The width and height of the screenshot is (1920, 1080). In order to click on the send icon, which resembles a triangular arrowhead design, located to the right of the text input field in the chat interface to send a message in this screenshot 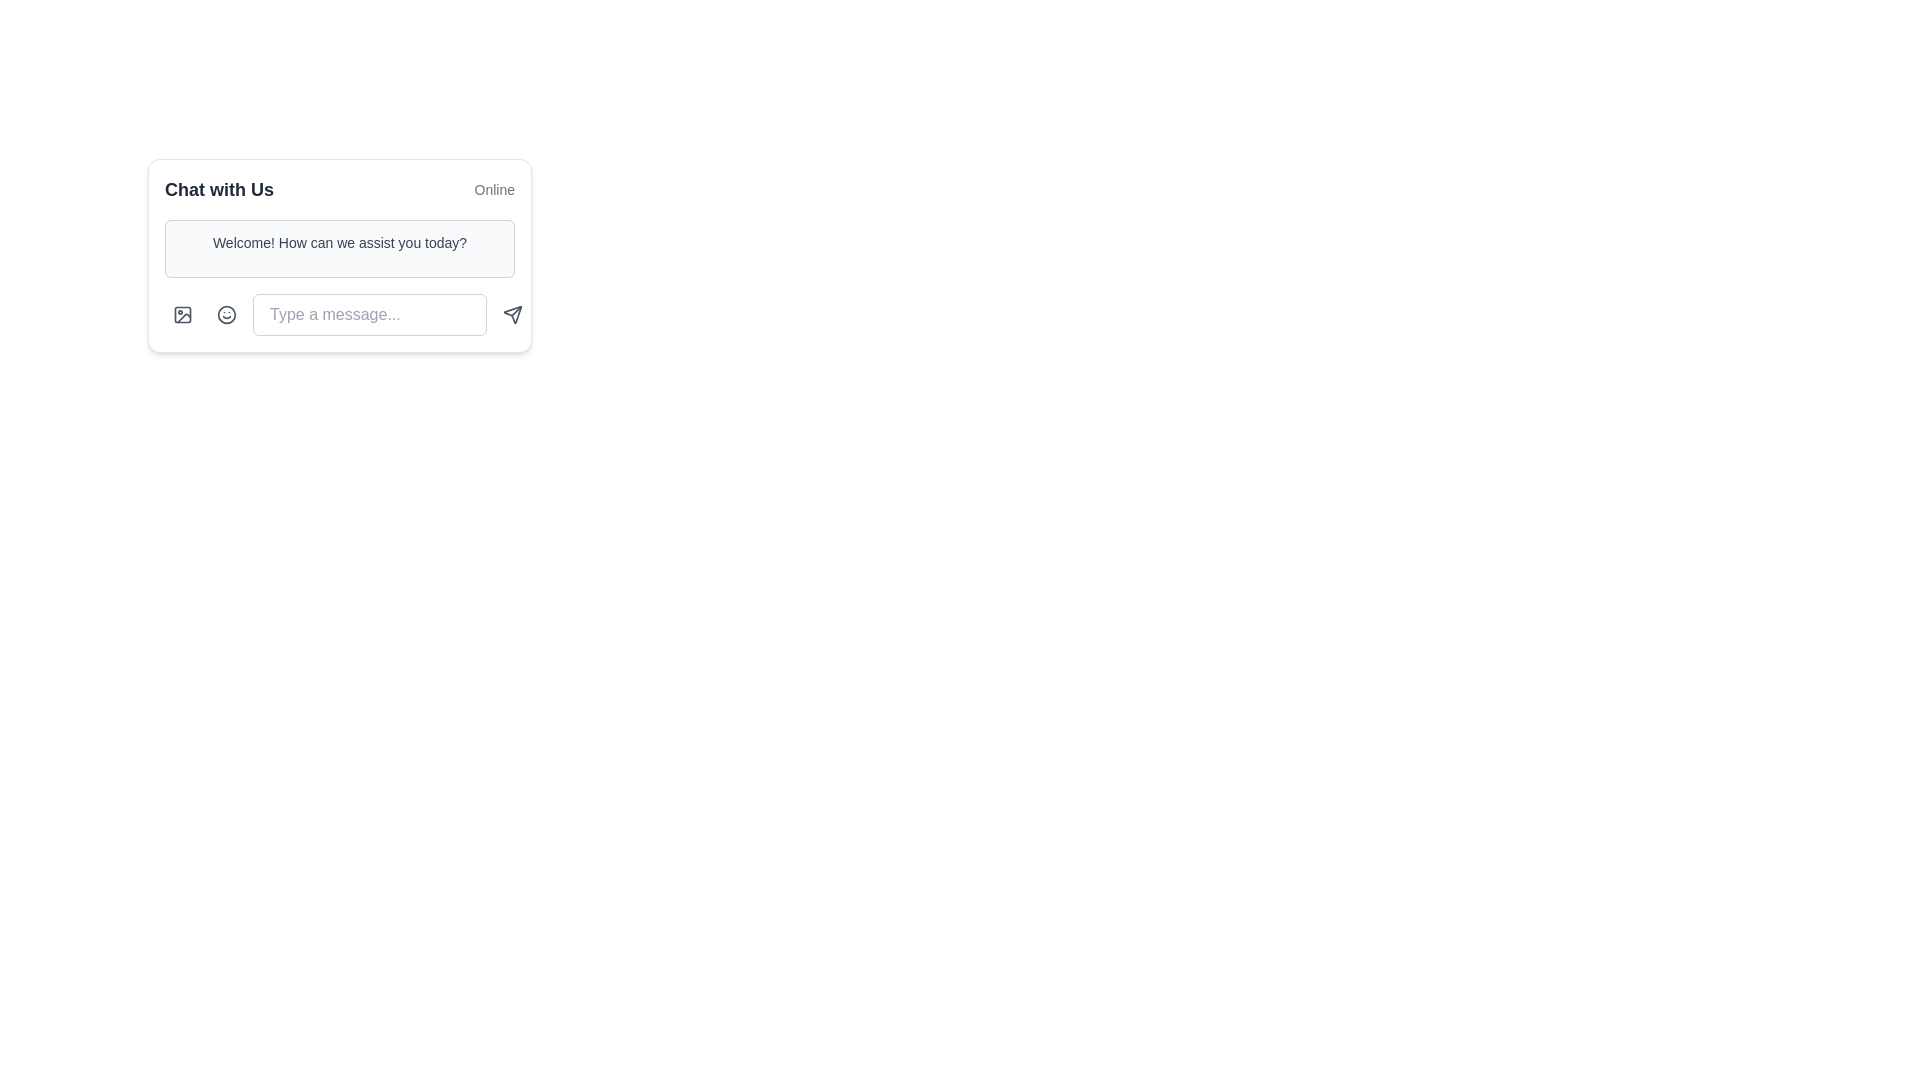, I will do `click(513, 315)`.